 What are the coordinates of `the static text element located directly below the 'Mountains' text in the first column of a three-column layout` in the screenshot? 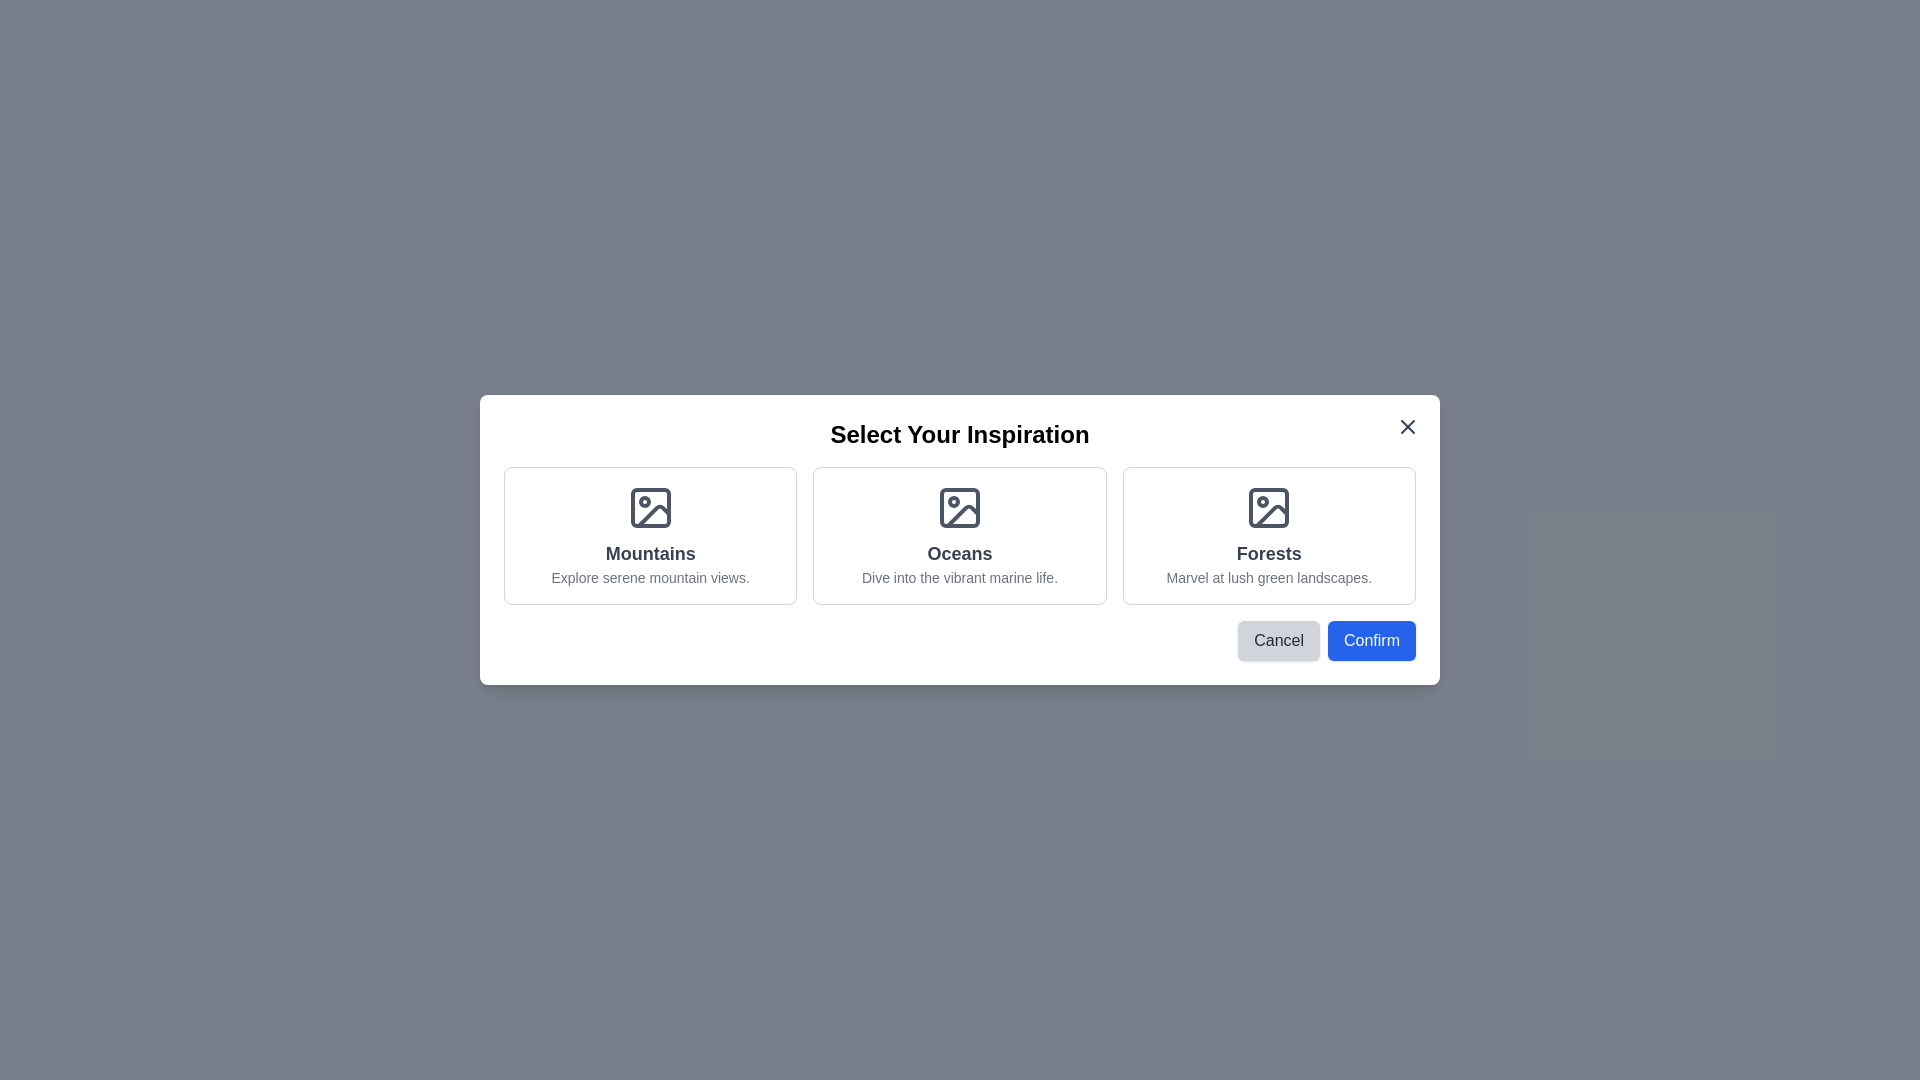 It's located at (650, 578).